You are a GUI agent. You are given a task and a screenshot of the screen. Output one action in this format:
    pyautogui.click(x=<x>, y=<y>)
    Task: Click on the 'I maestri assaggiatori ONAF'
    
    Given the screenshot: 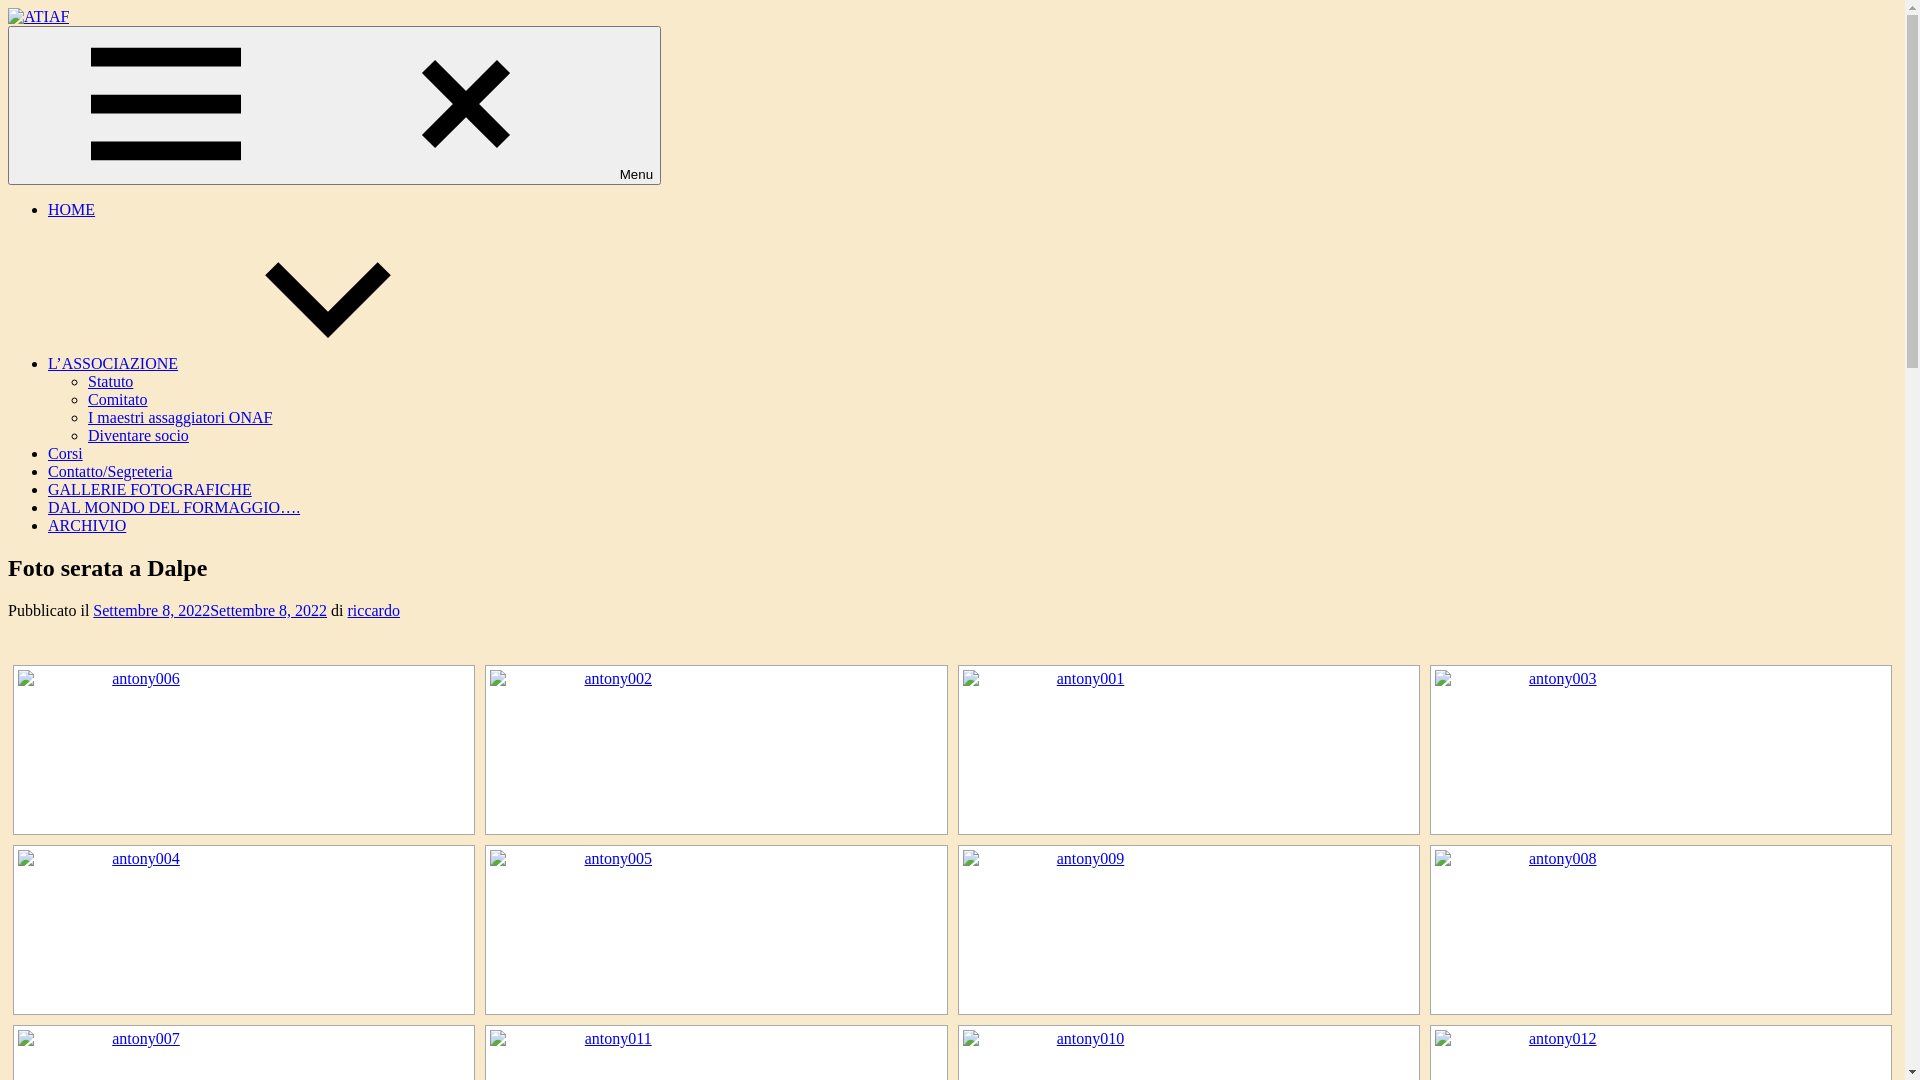 What is the action you would take?
    pyautogui.click(x=180, y=416)
    